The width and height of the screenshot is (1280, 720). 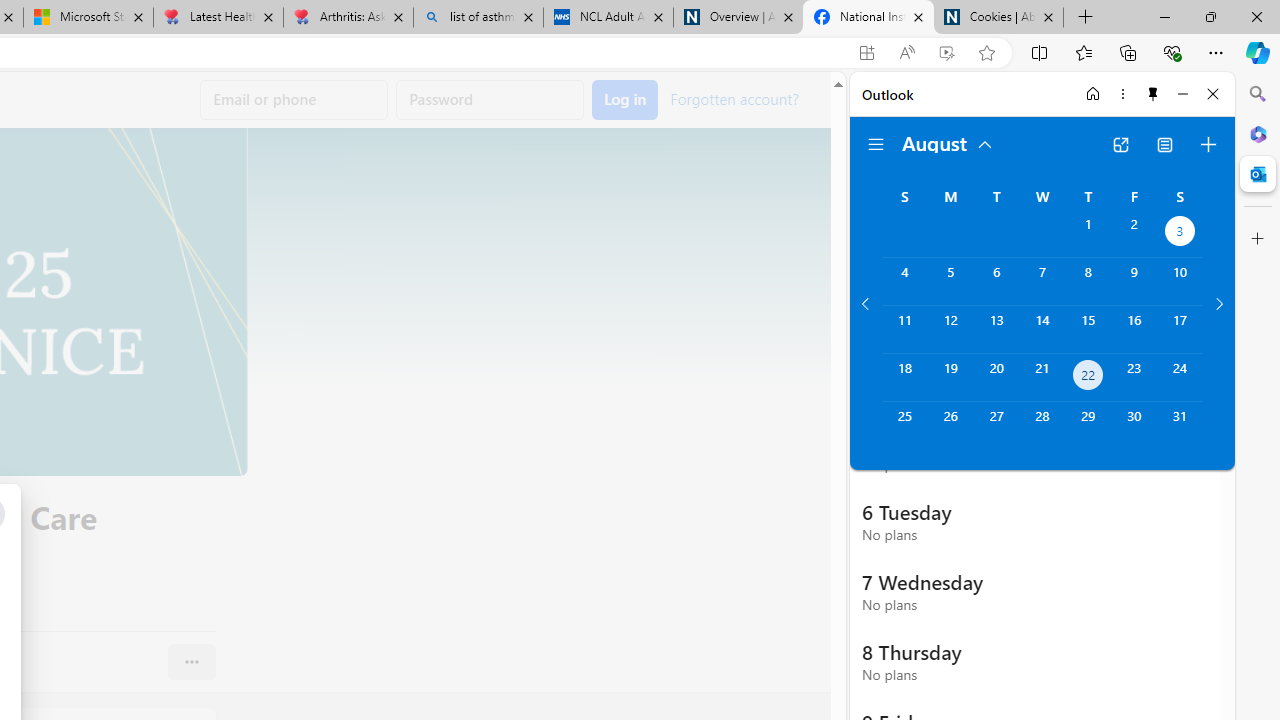 I want to click on 'Tuesday, August 27, 2024. ', so click(x=996, y=424).